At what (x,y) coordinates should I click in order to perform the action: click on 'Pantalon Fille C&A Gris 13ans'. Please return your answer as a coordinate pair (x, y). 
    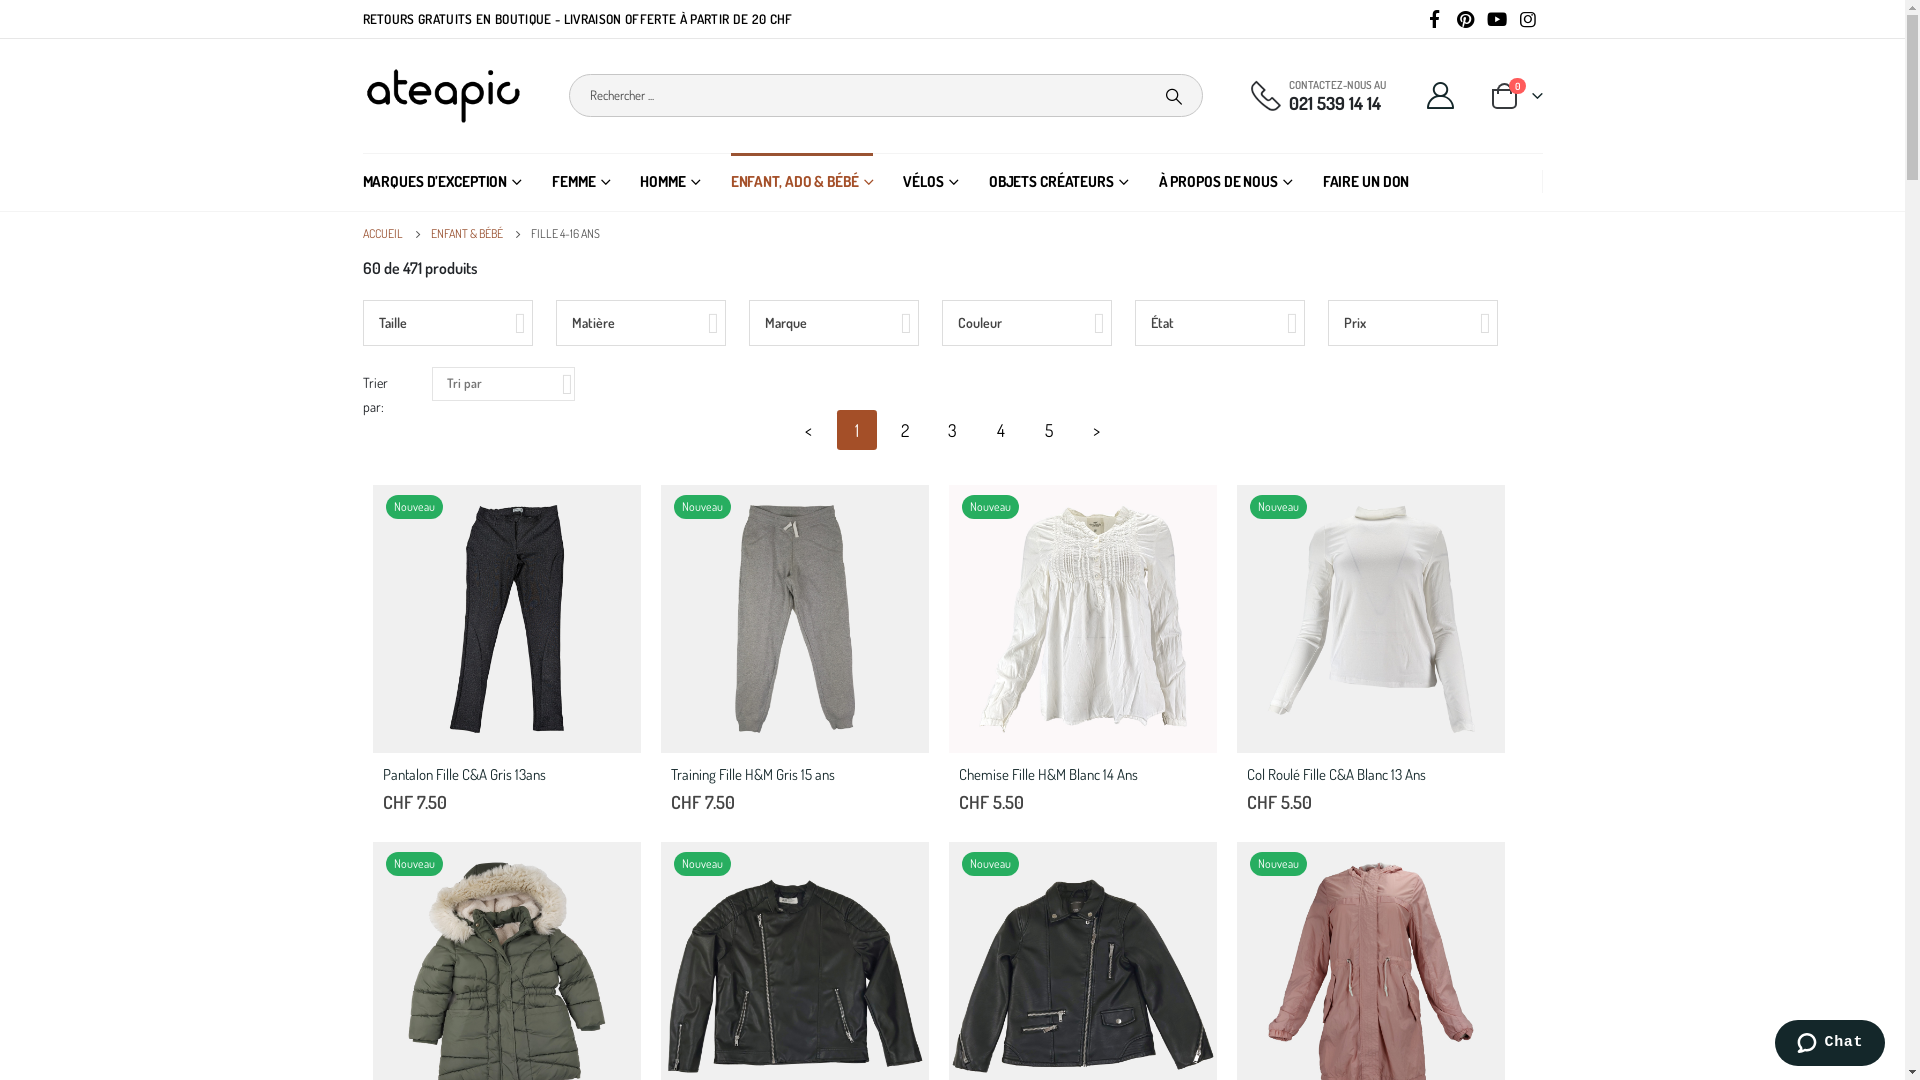
    Looking at the image, I should click on (504, 775).